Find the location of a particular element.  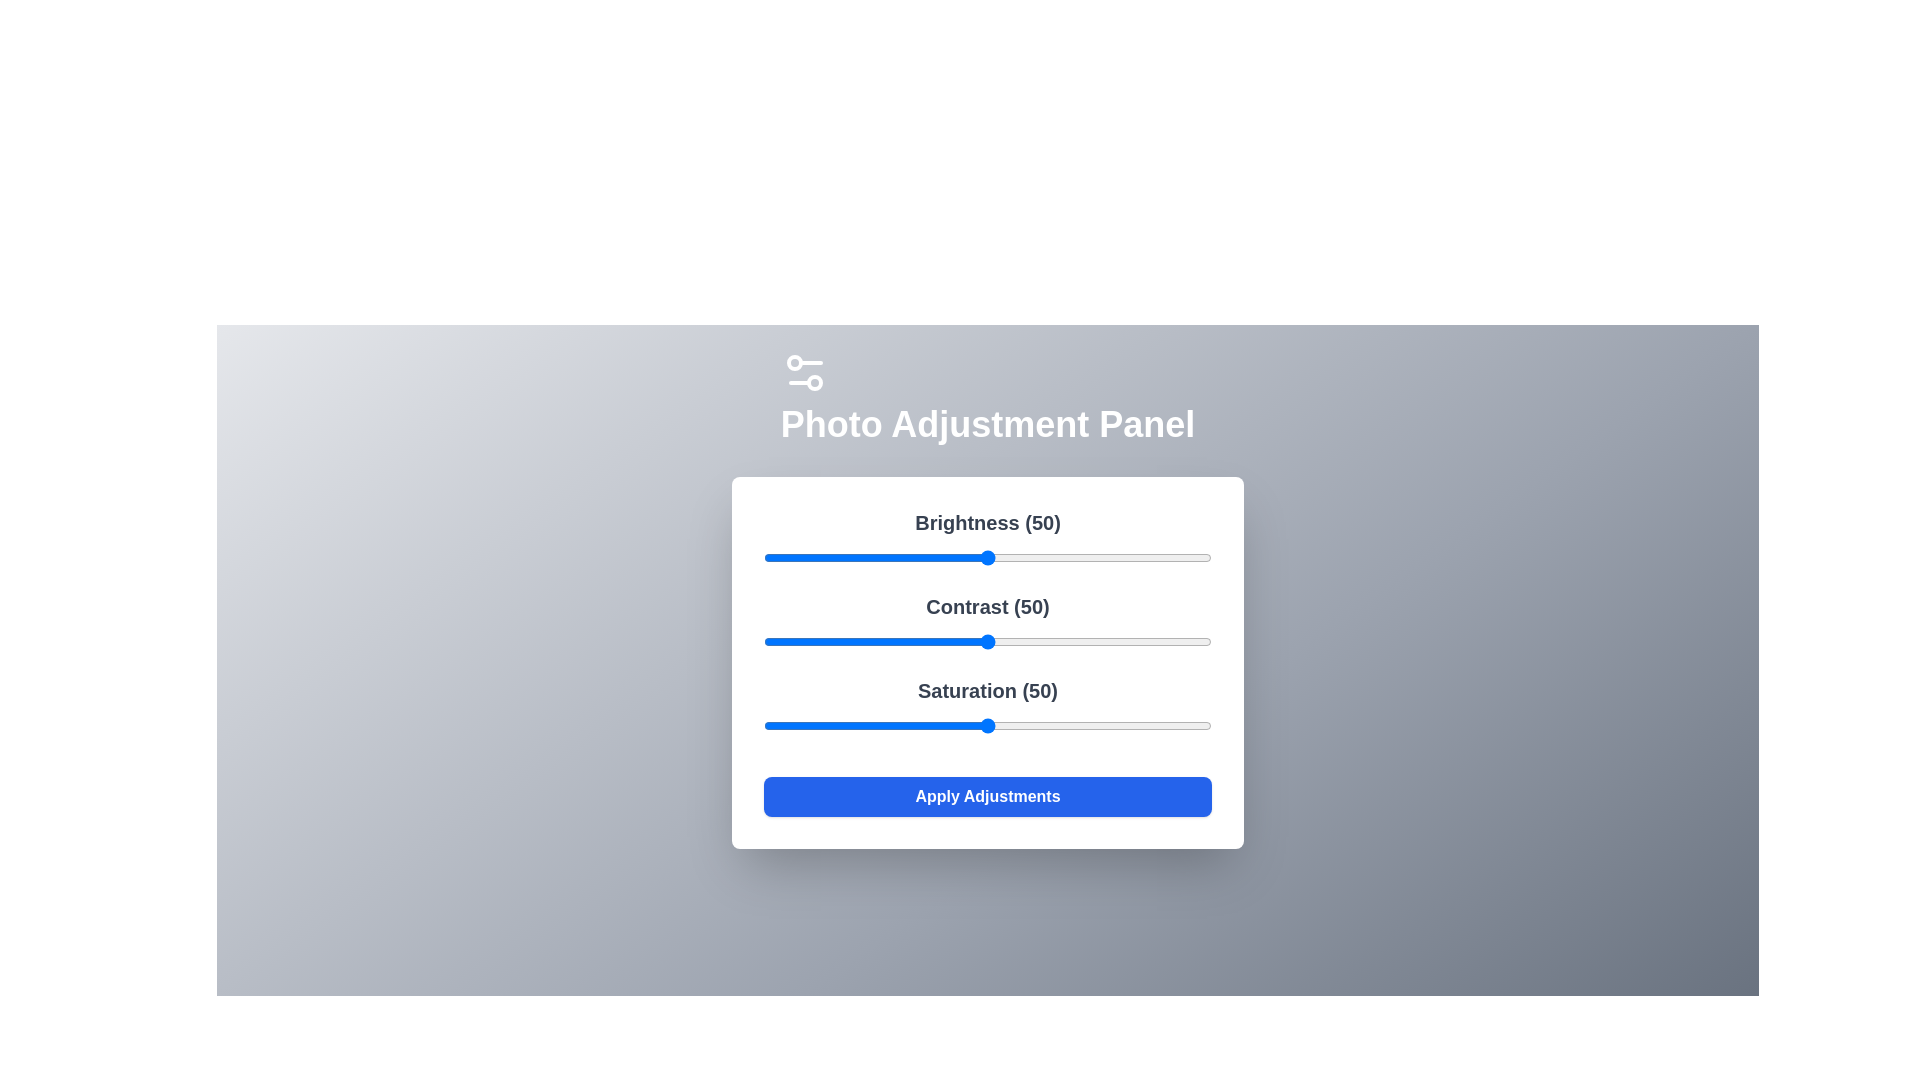

the 1 slider to 95 is located at coordinates (1189, 641).